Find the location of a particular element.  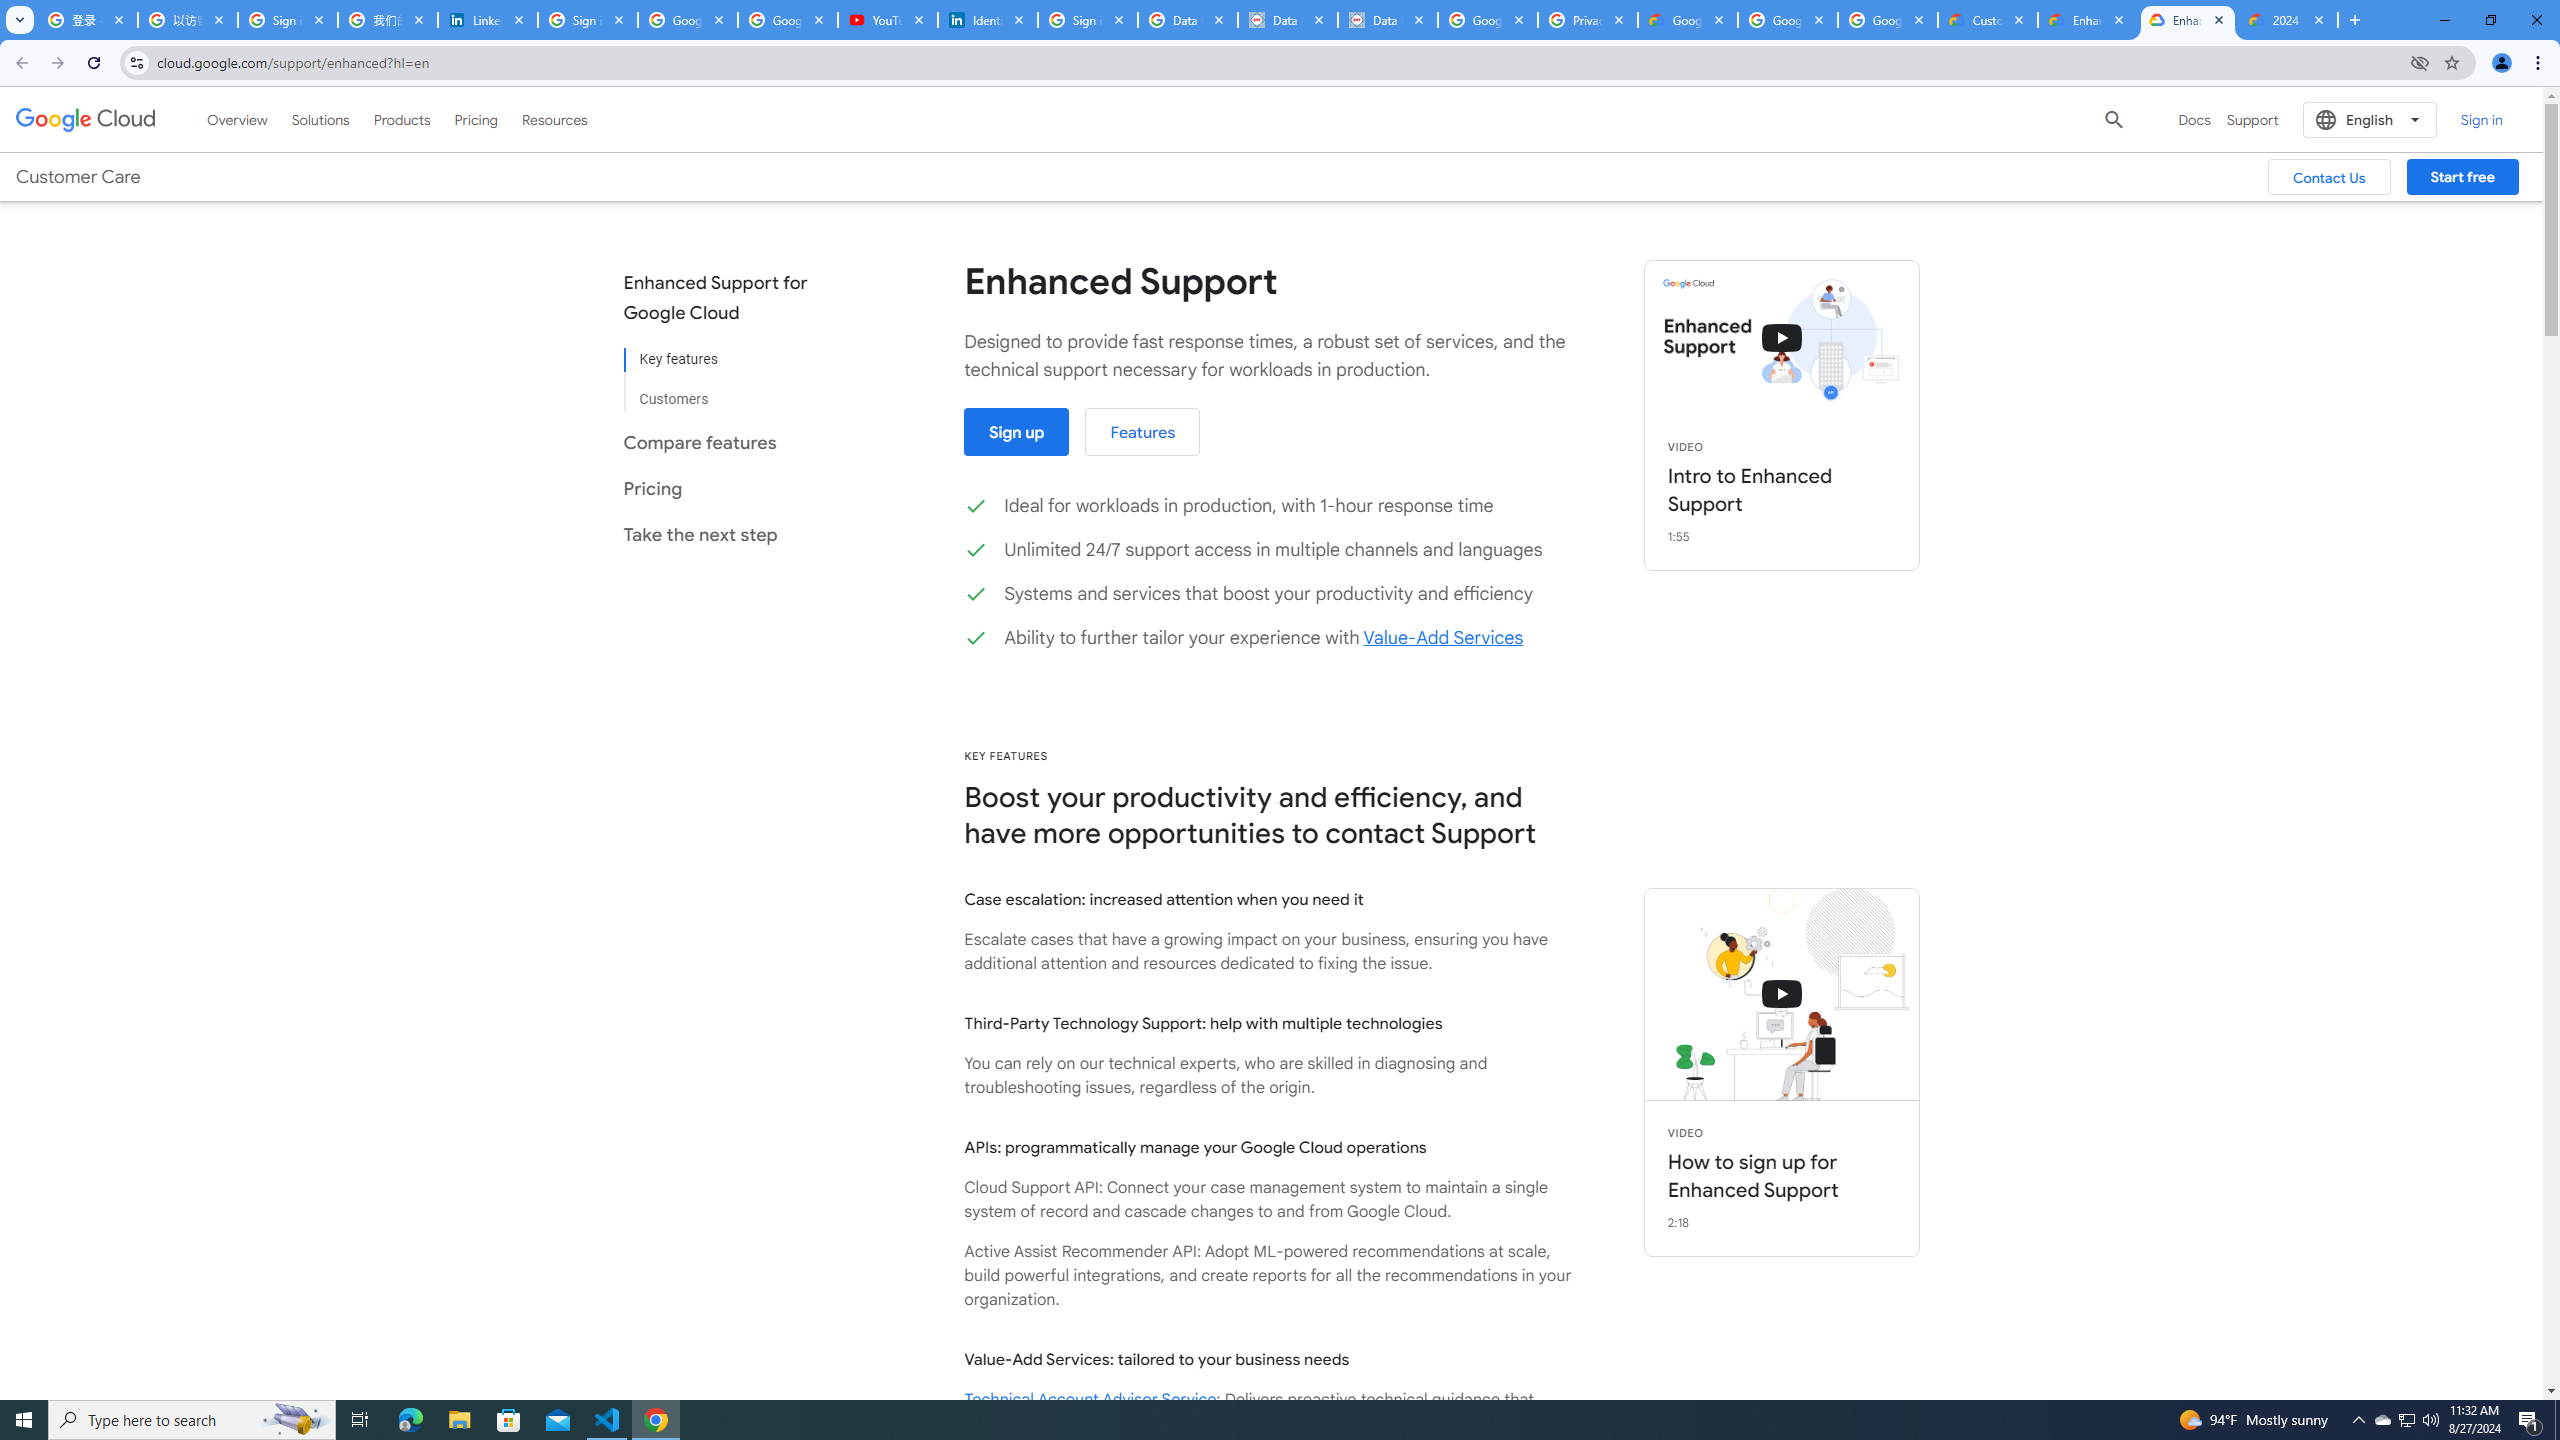

'Customers' is located at coordinates (729, 390).